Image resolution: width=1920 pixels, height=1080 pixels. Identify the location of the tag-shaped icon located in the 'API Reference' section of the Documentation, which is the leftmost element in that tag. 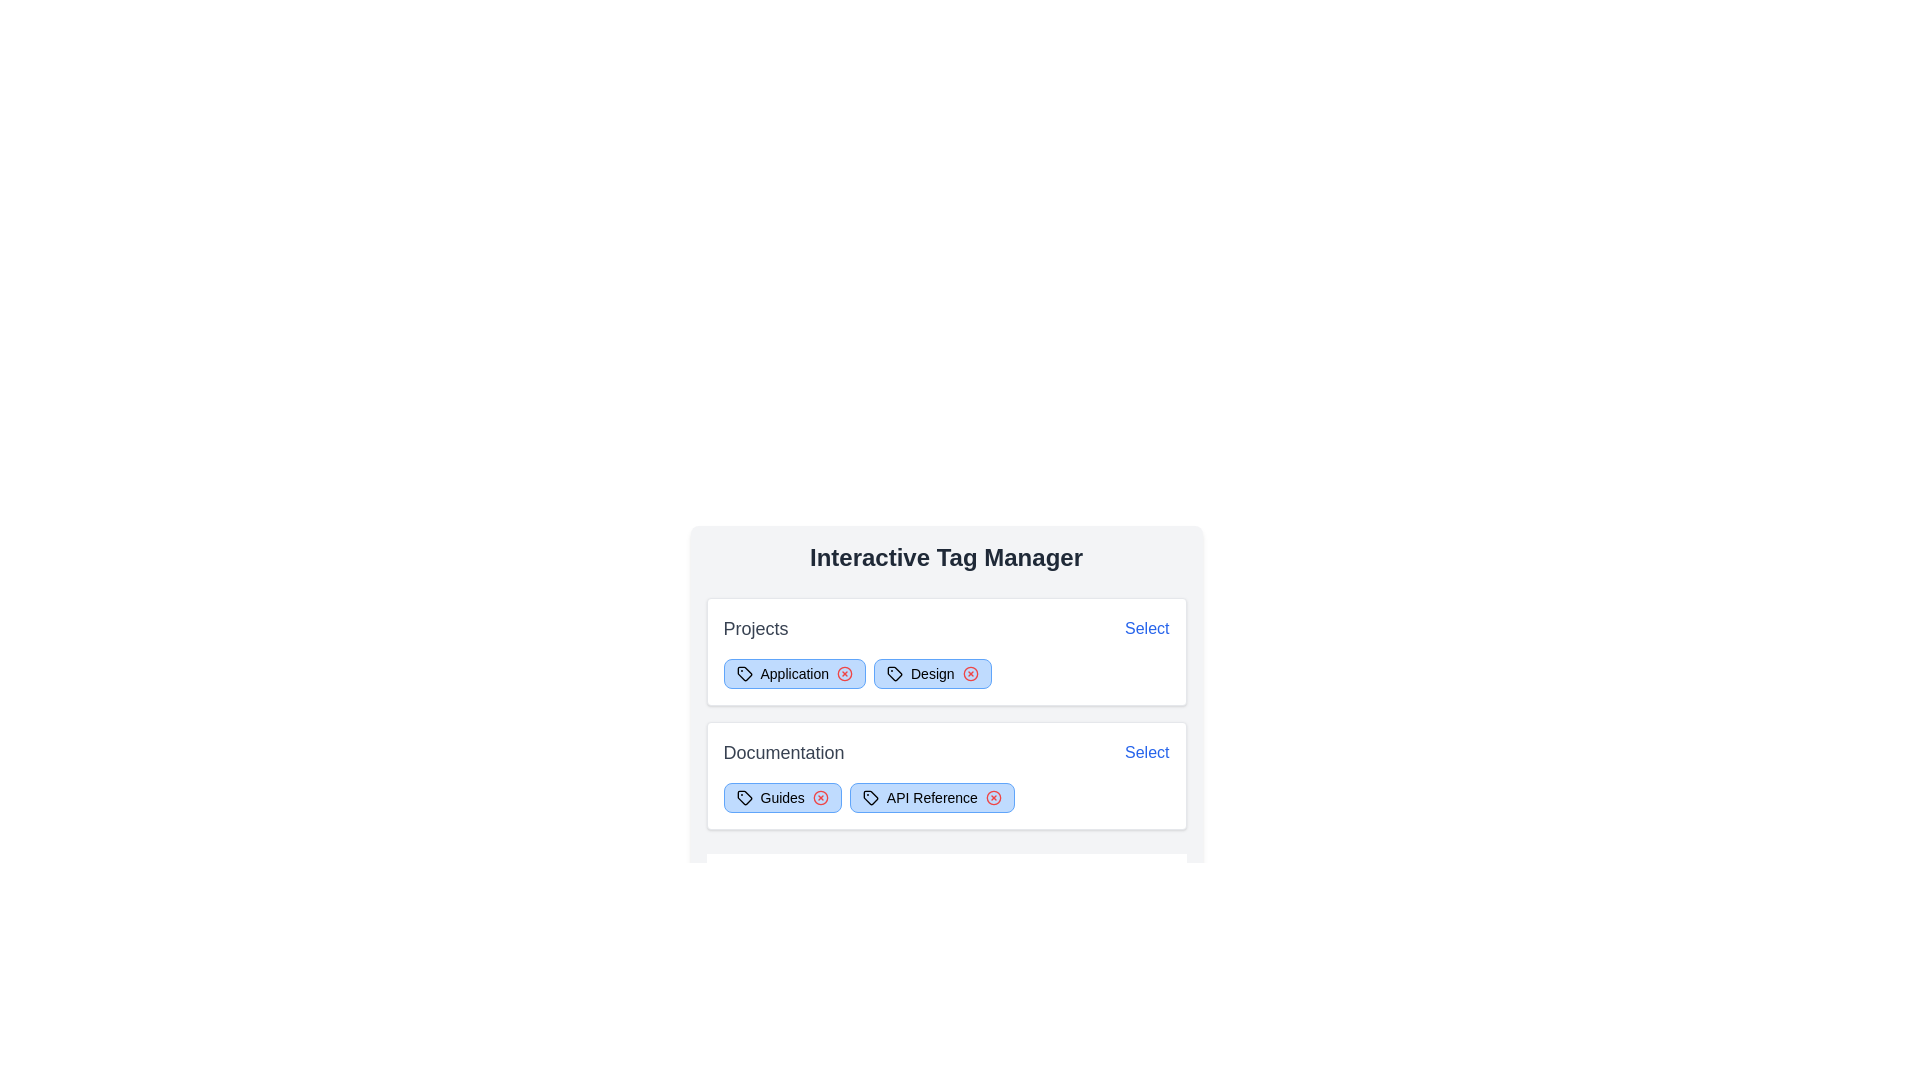
(870, 797).